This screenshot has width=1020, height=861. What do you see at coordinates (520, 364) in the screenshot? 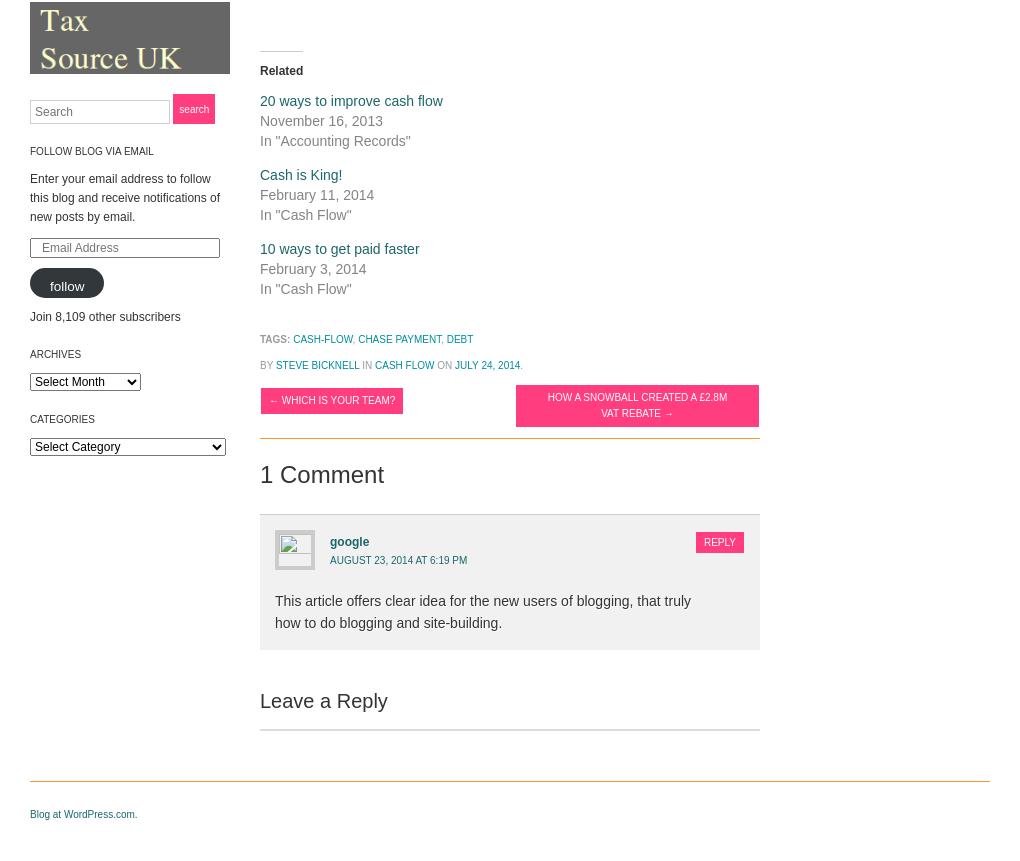
I see `'.'` at bounding box center [520, 364].